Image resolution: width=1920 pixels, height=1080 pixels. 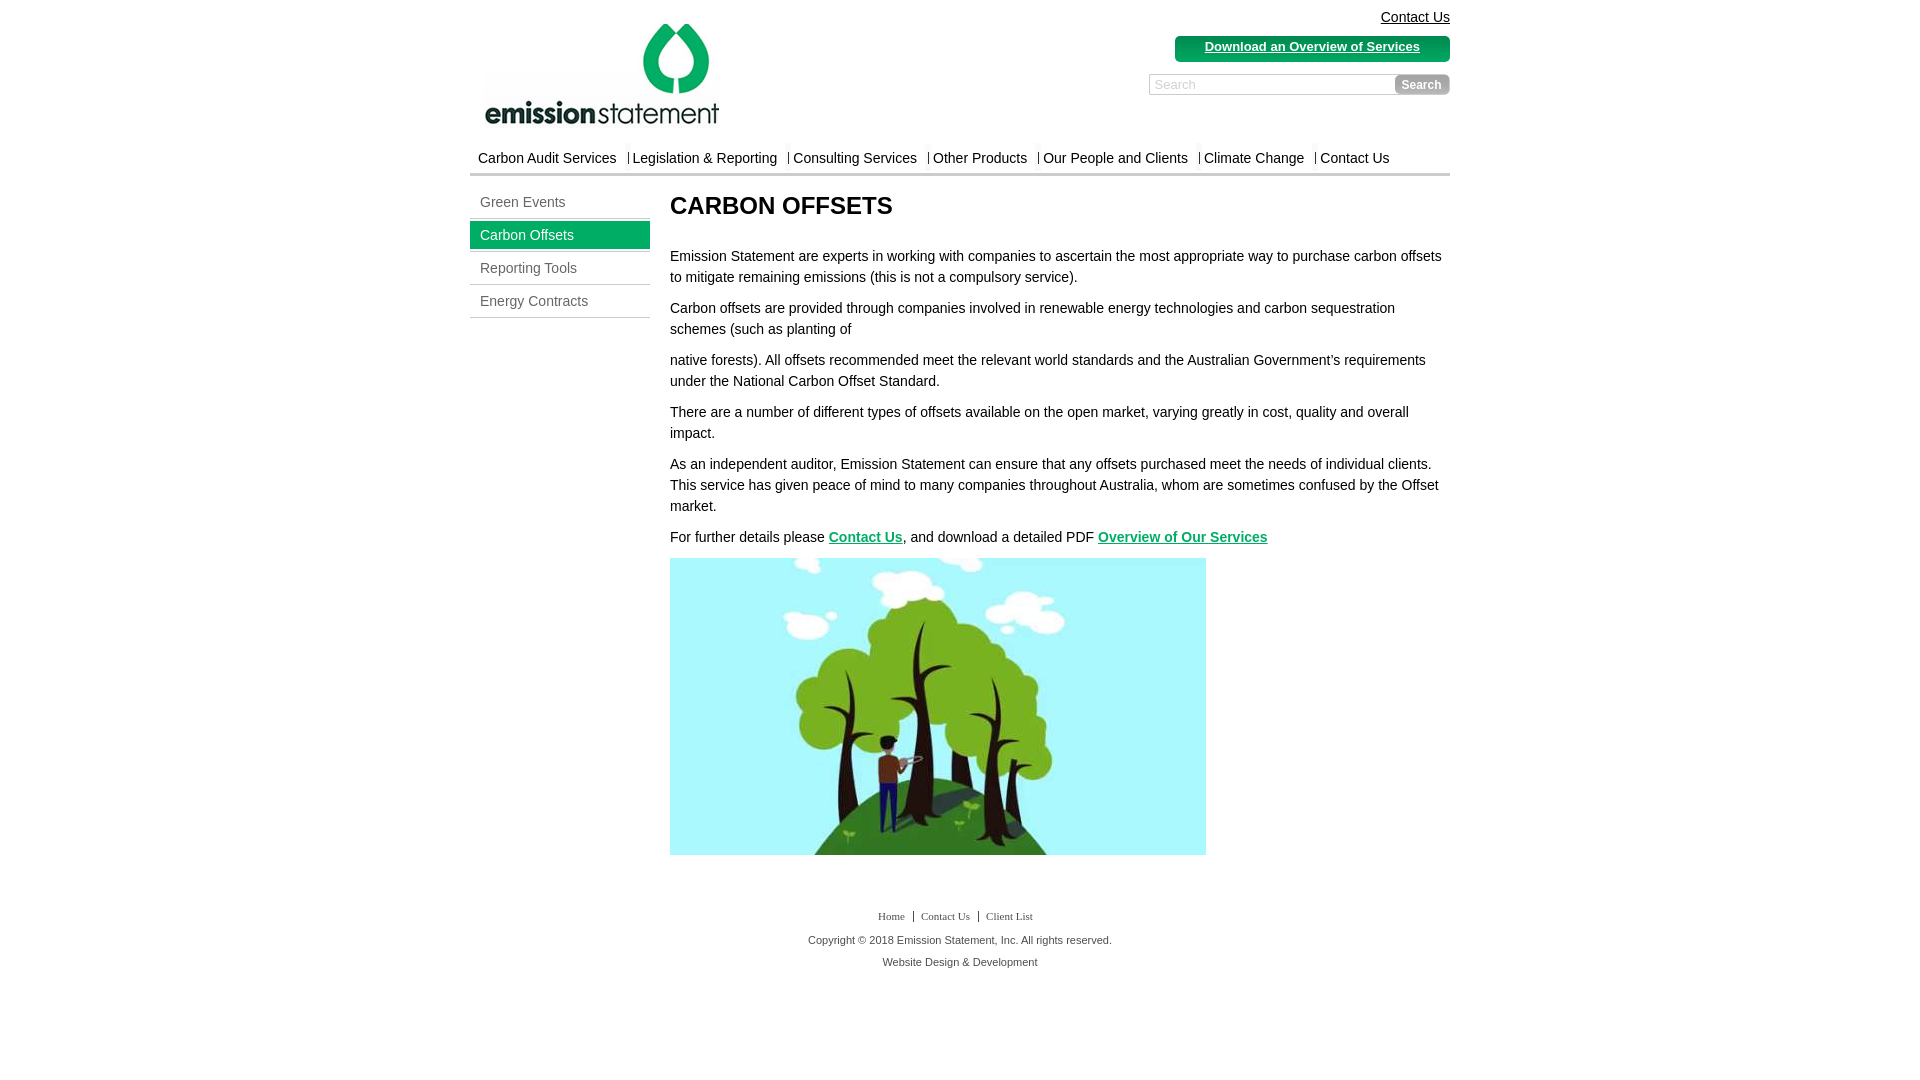 I want to click on 'Client List', so click(x=1009, y=915).